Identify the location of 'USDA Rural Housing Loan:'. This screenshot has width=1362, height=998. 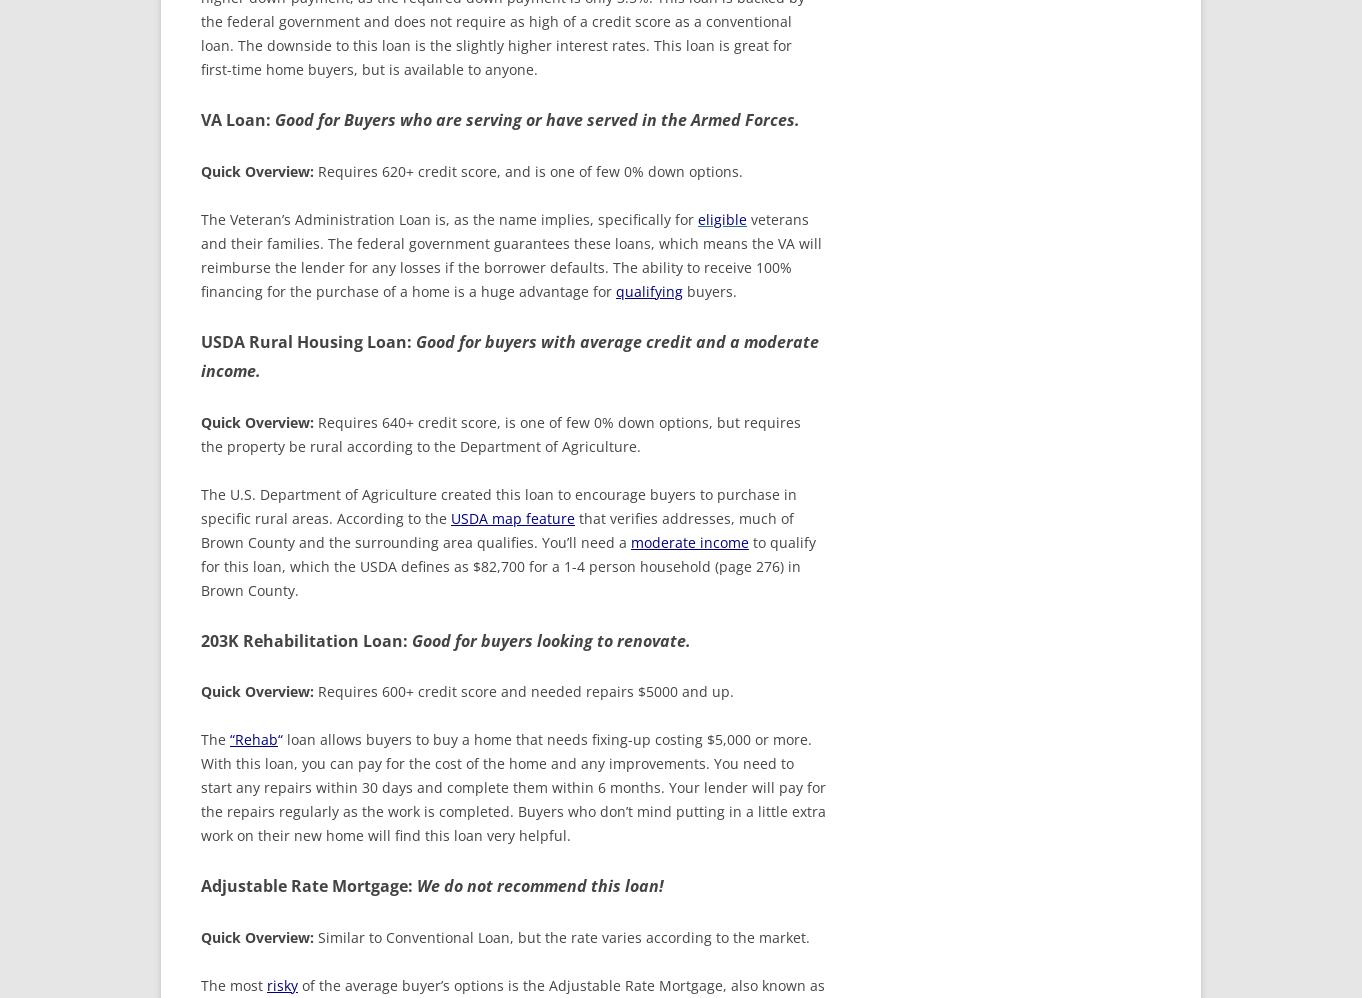
(201, 341).